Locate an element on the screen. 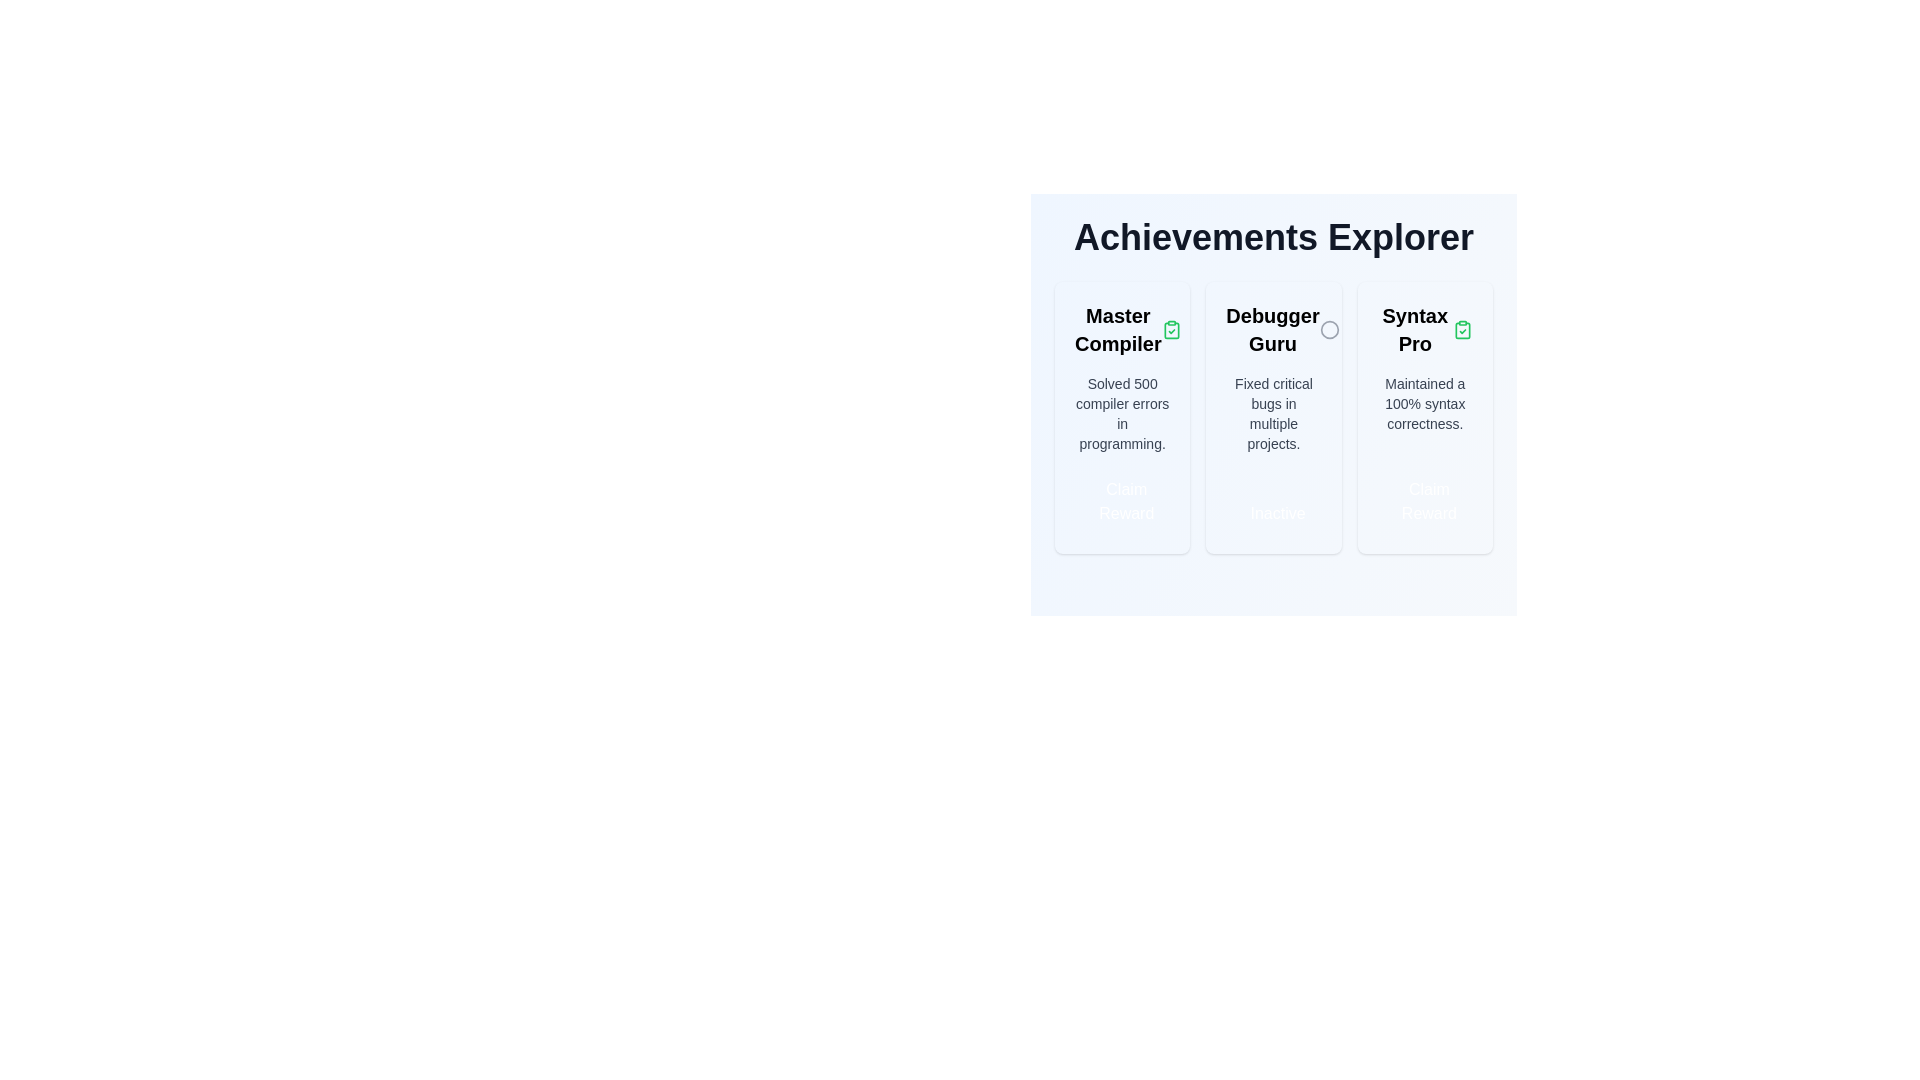 The width and height of the screenshot is (1920, 1080). the 'inactive achievement' button located at the bottom section of the 'Debugger Guru' card is located at coordinates (1272, 512).